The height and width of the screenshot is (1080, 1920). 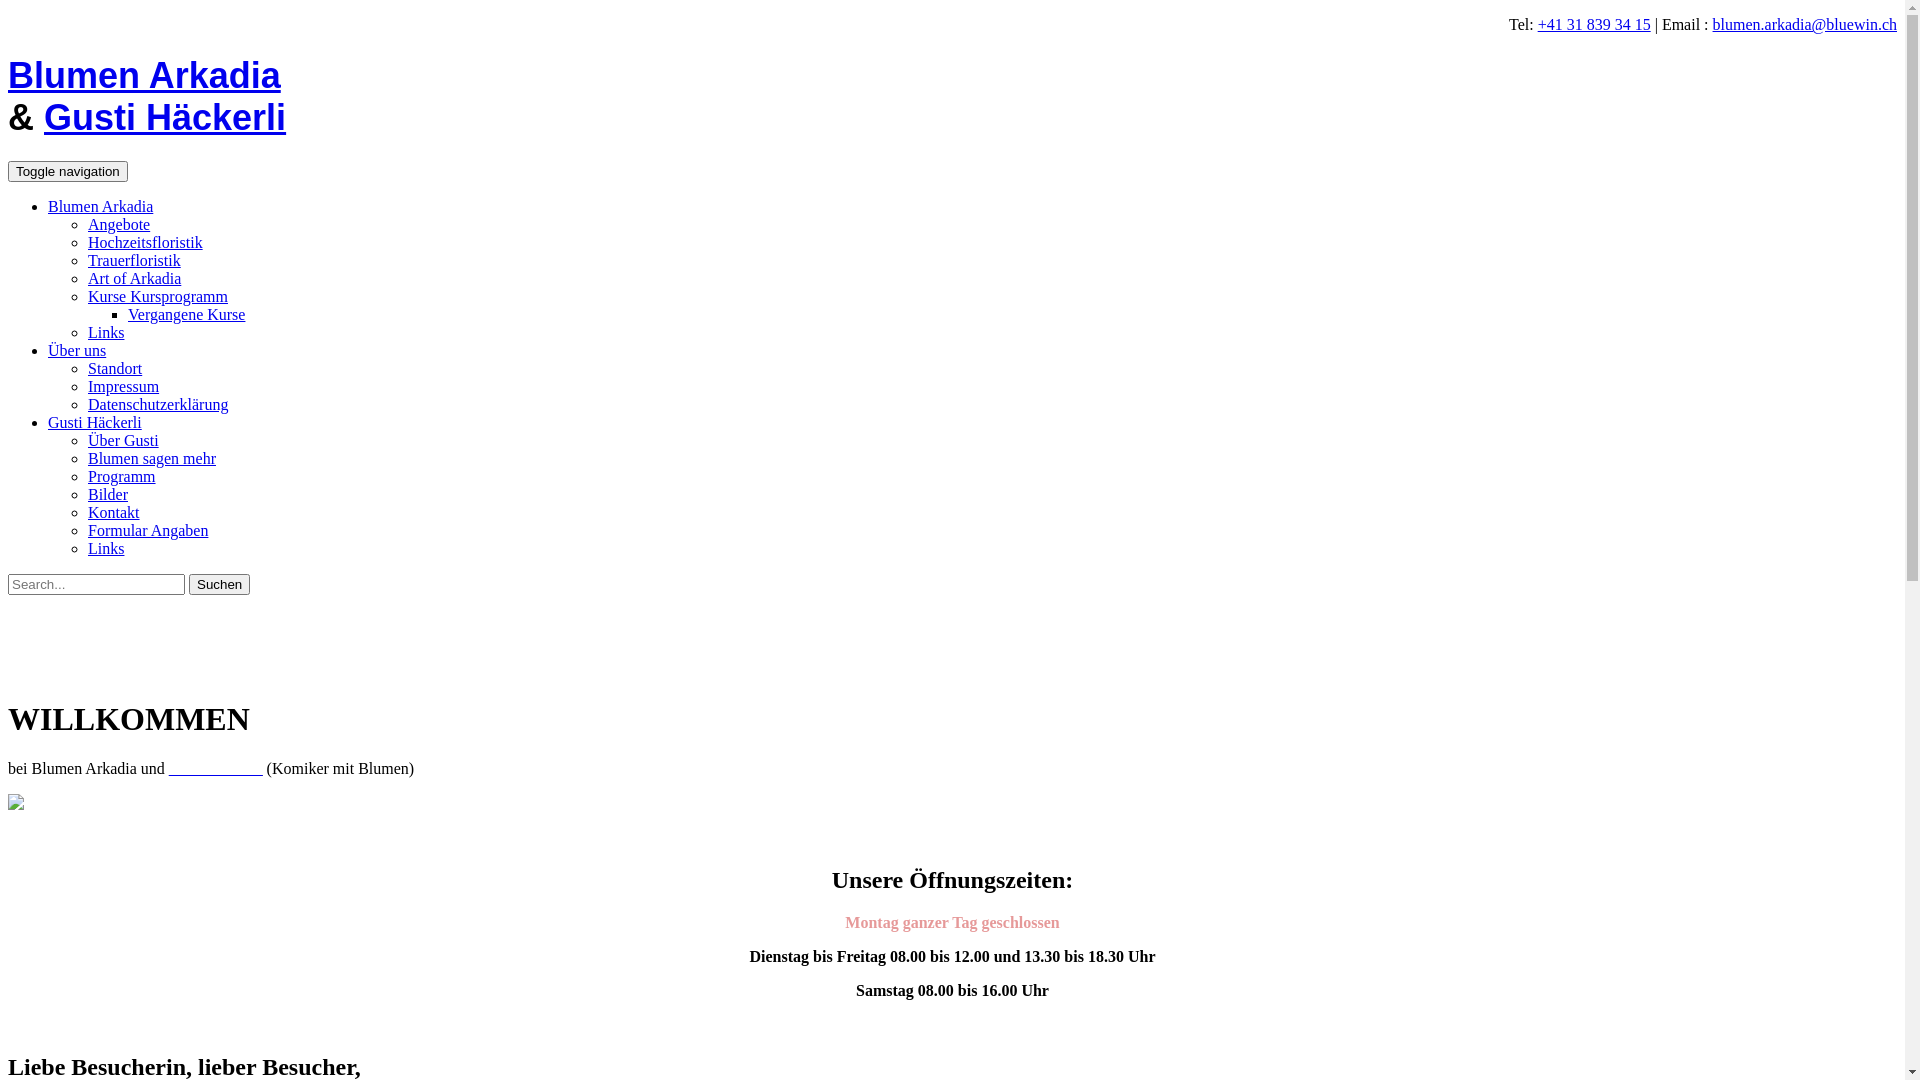 What do you see at coordinates (147, 529) in the screenshot?
I see `'Formular Angaben'` at bounding box center [147, 529].